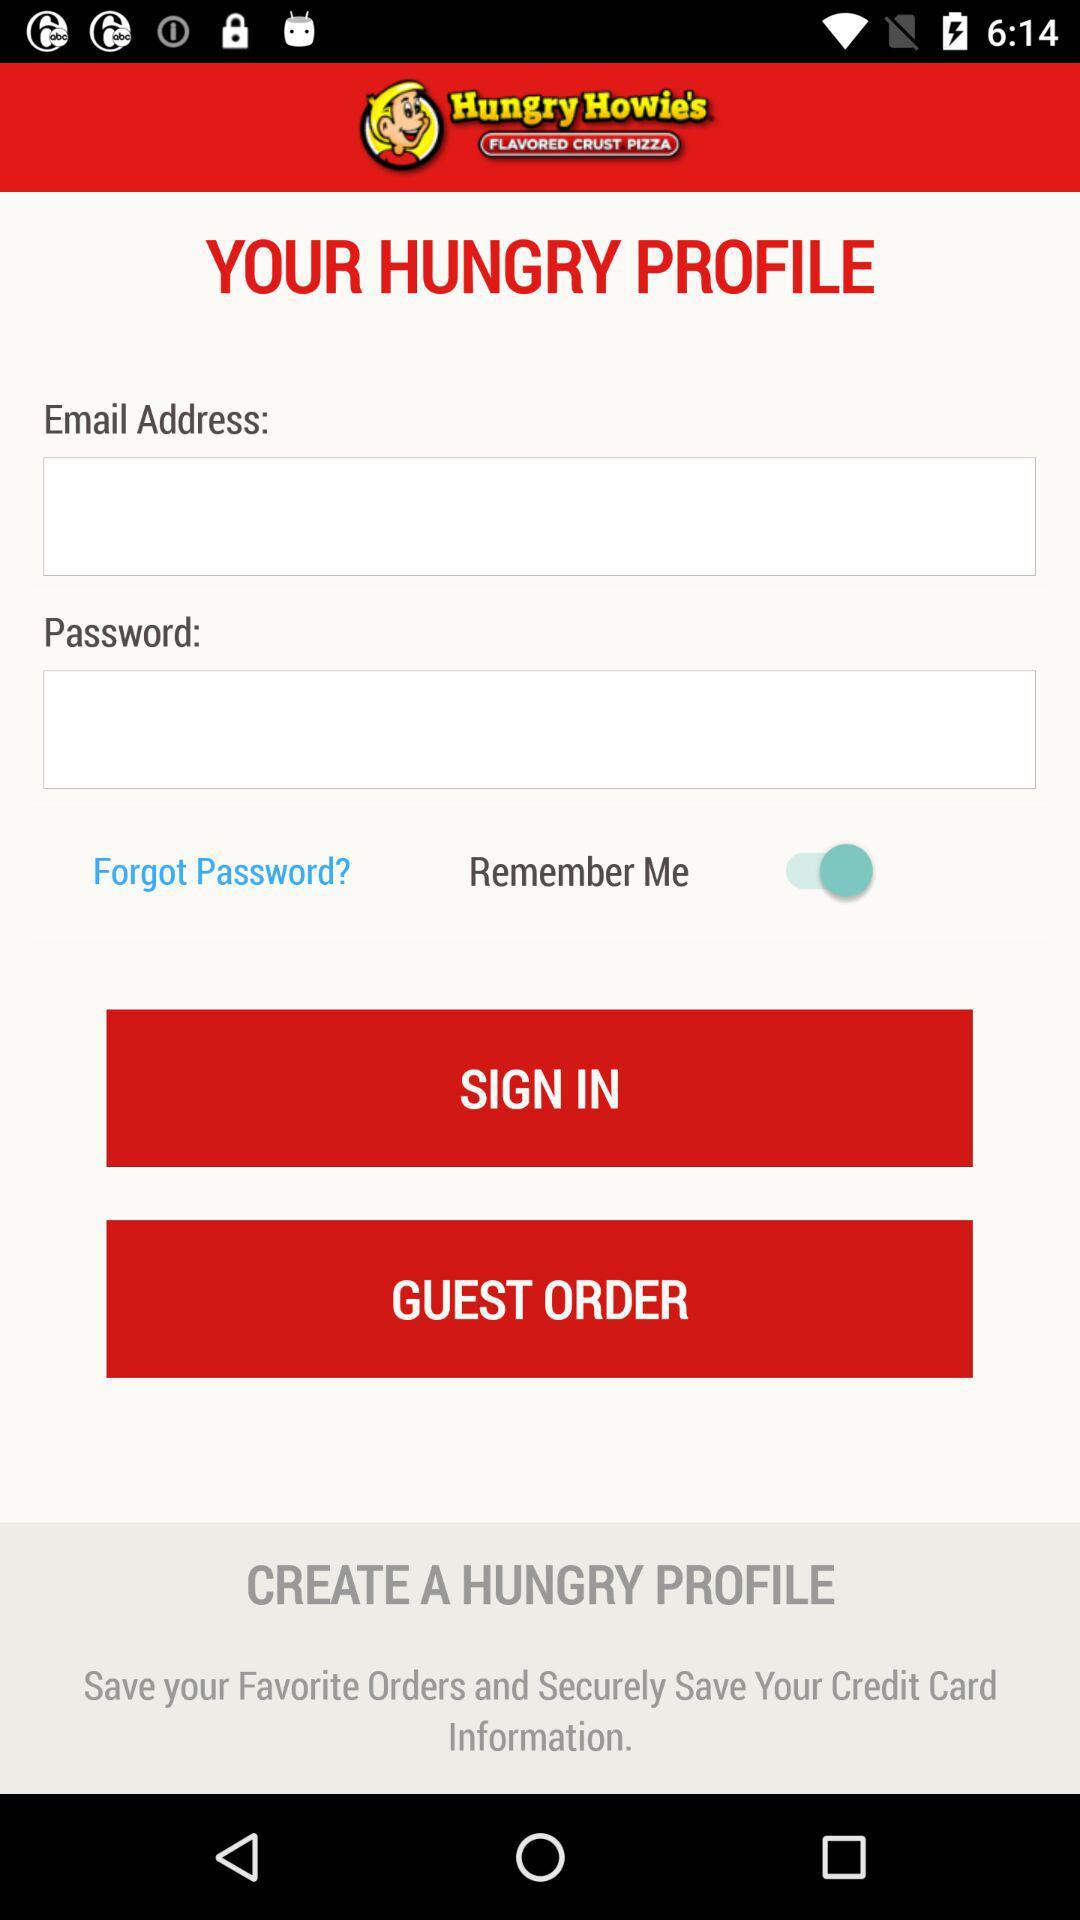 Image resolution: width=1080 pixels, height=1920 pixels. I want to click on the icon above guest order item, so click(538, 1086).